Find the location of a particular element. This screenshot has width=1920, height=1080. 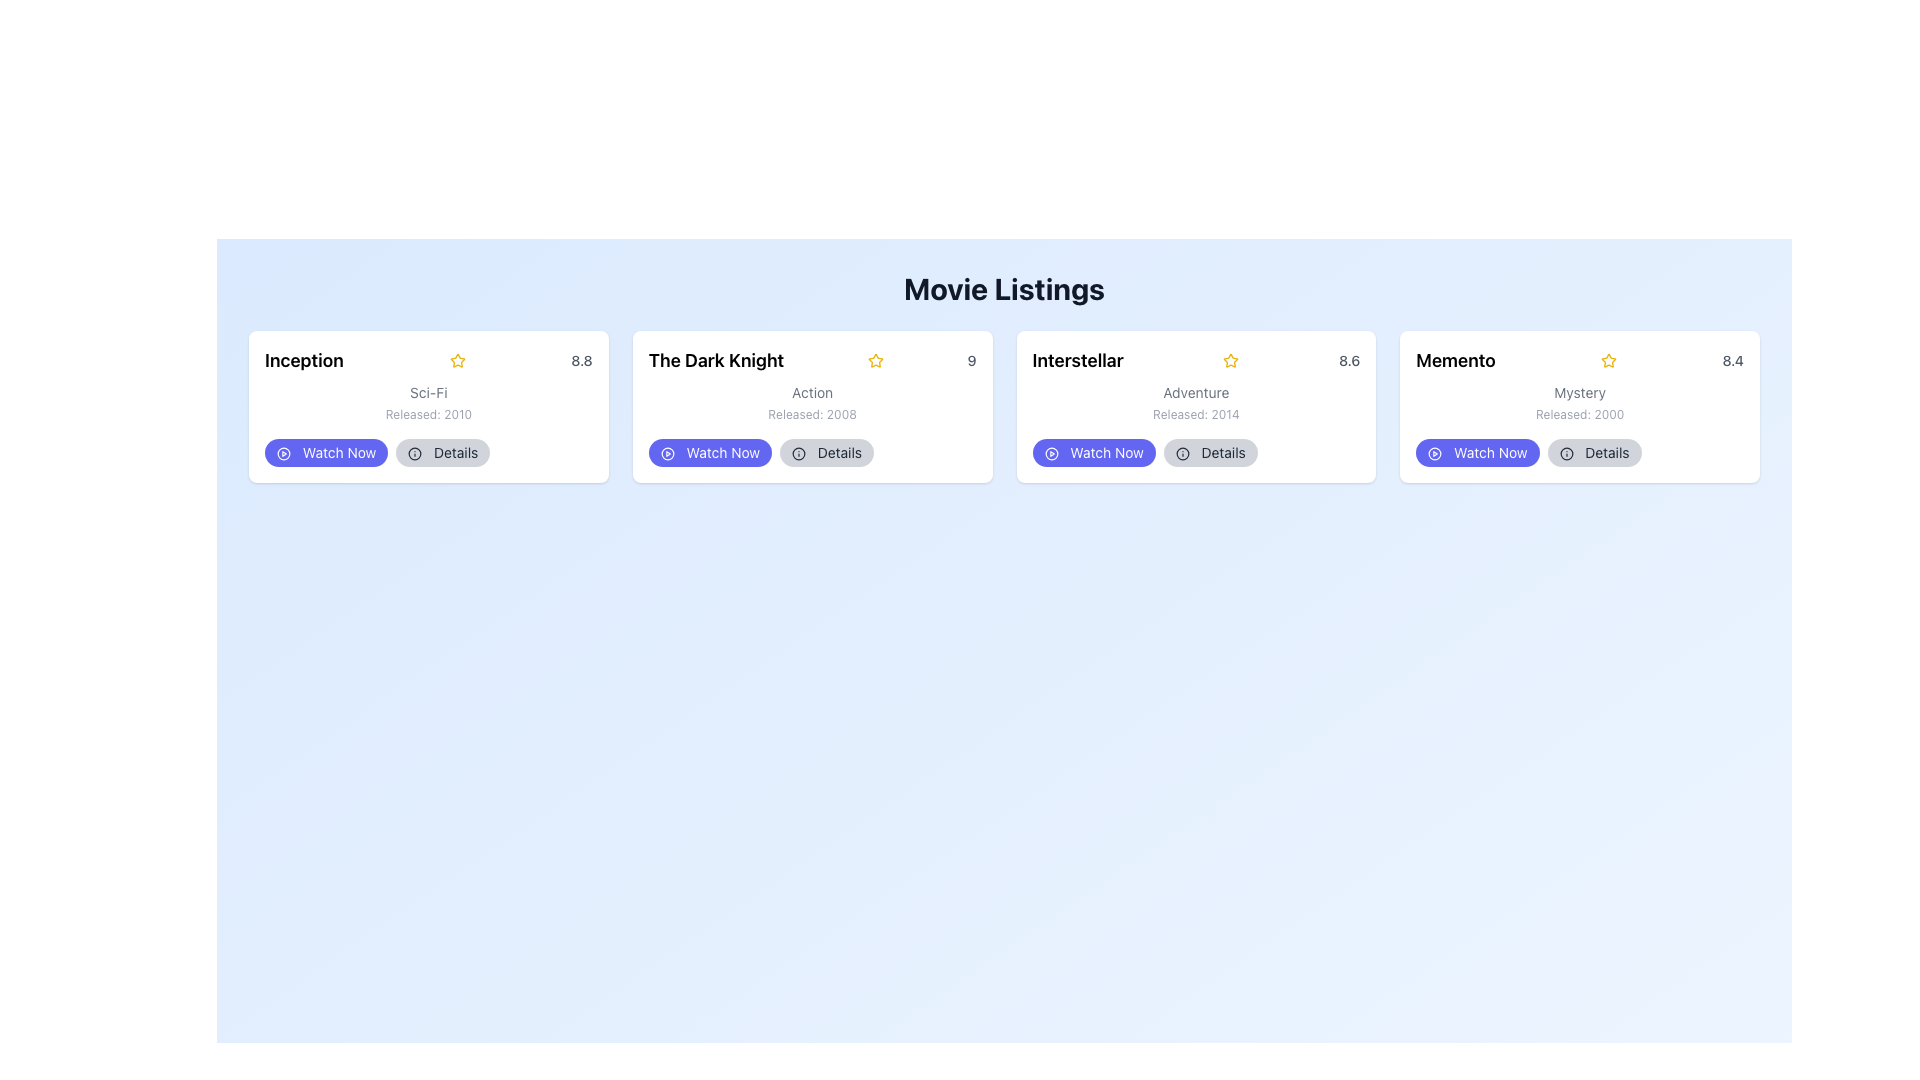

the text label that displays 'Released: 2010' within the movie card for 'Inception', which is styled with a small font size and gray color is located at coordinates (427, 414).